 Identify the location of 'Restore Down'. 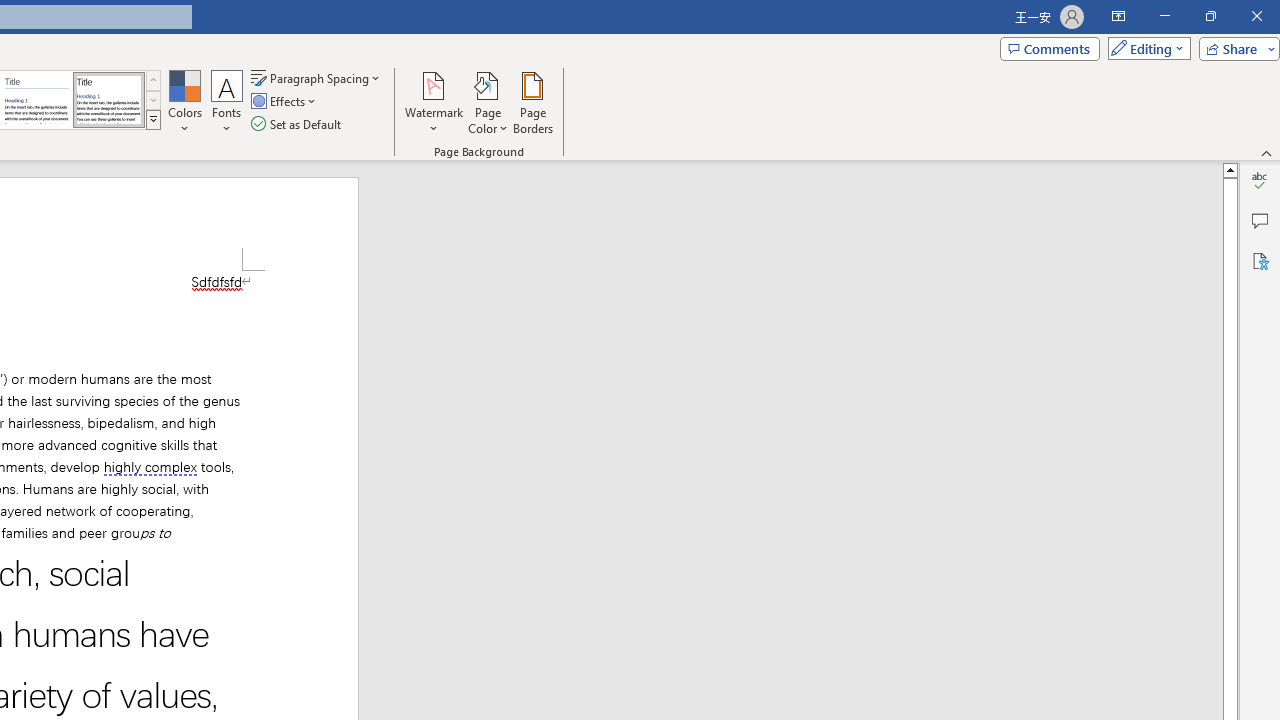
(1209, 16).